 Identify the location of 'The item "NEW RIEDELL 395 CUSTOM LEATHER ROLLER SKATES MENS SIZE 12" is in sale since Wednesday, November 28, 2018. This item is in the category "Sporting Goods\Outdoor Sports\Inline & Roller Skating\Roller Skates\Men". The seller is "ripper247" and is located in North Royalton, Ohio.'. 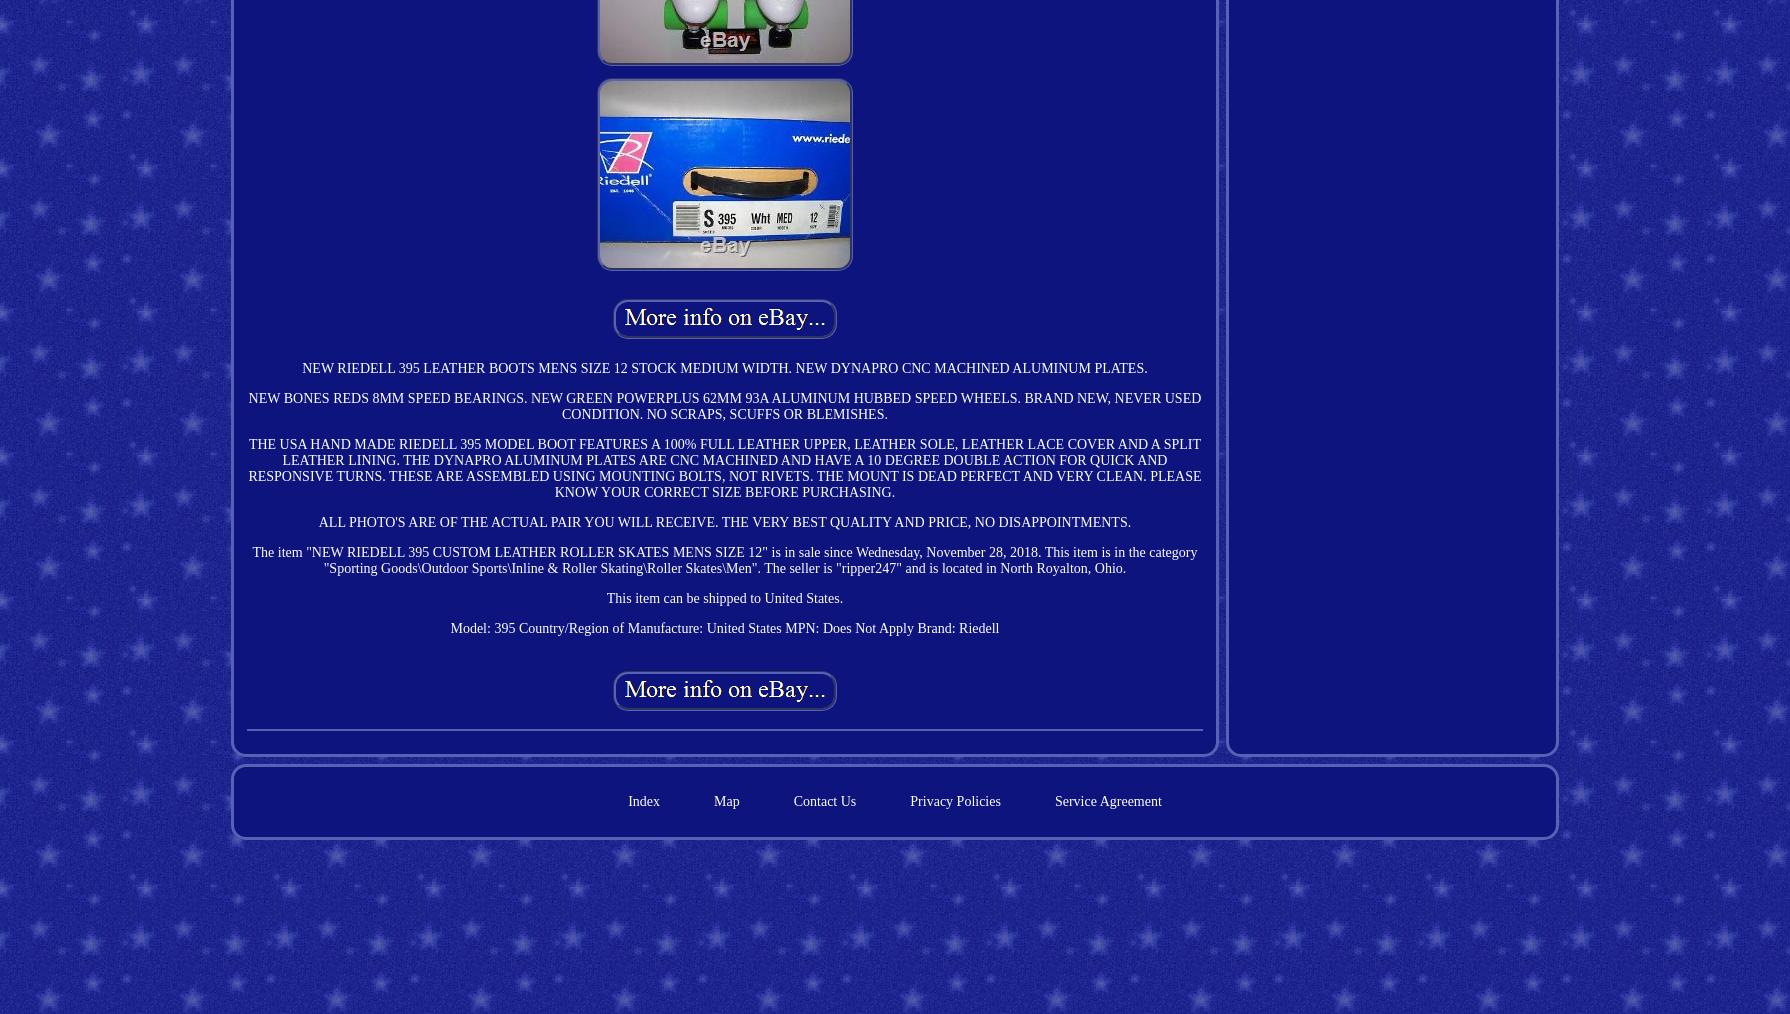
(252, 558).